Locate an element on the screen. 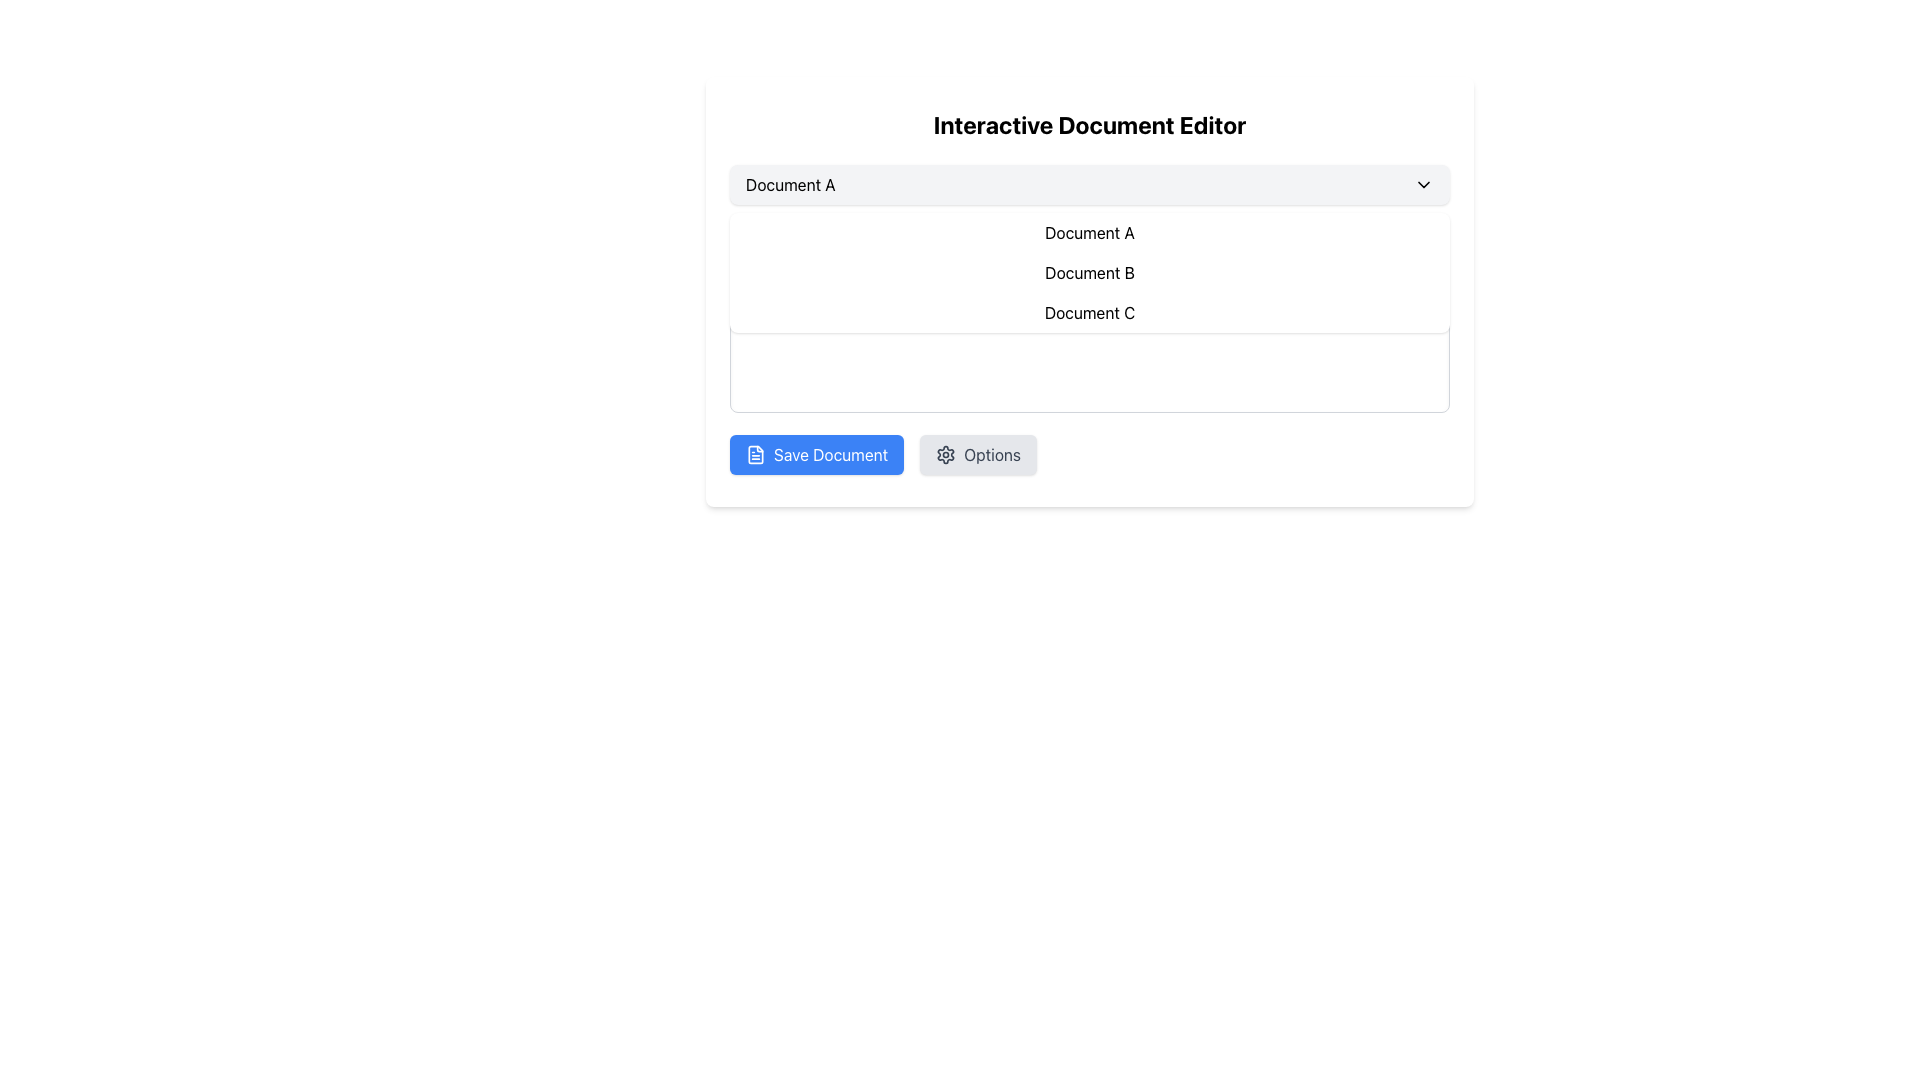 The height and width of the screenshot is (1080, 1920). the selectable list item labeled 'Document B' in the dropdown menu is located at coordinates (1088, 292).